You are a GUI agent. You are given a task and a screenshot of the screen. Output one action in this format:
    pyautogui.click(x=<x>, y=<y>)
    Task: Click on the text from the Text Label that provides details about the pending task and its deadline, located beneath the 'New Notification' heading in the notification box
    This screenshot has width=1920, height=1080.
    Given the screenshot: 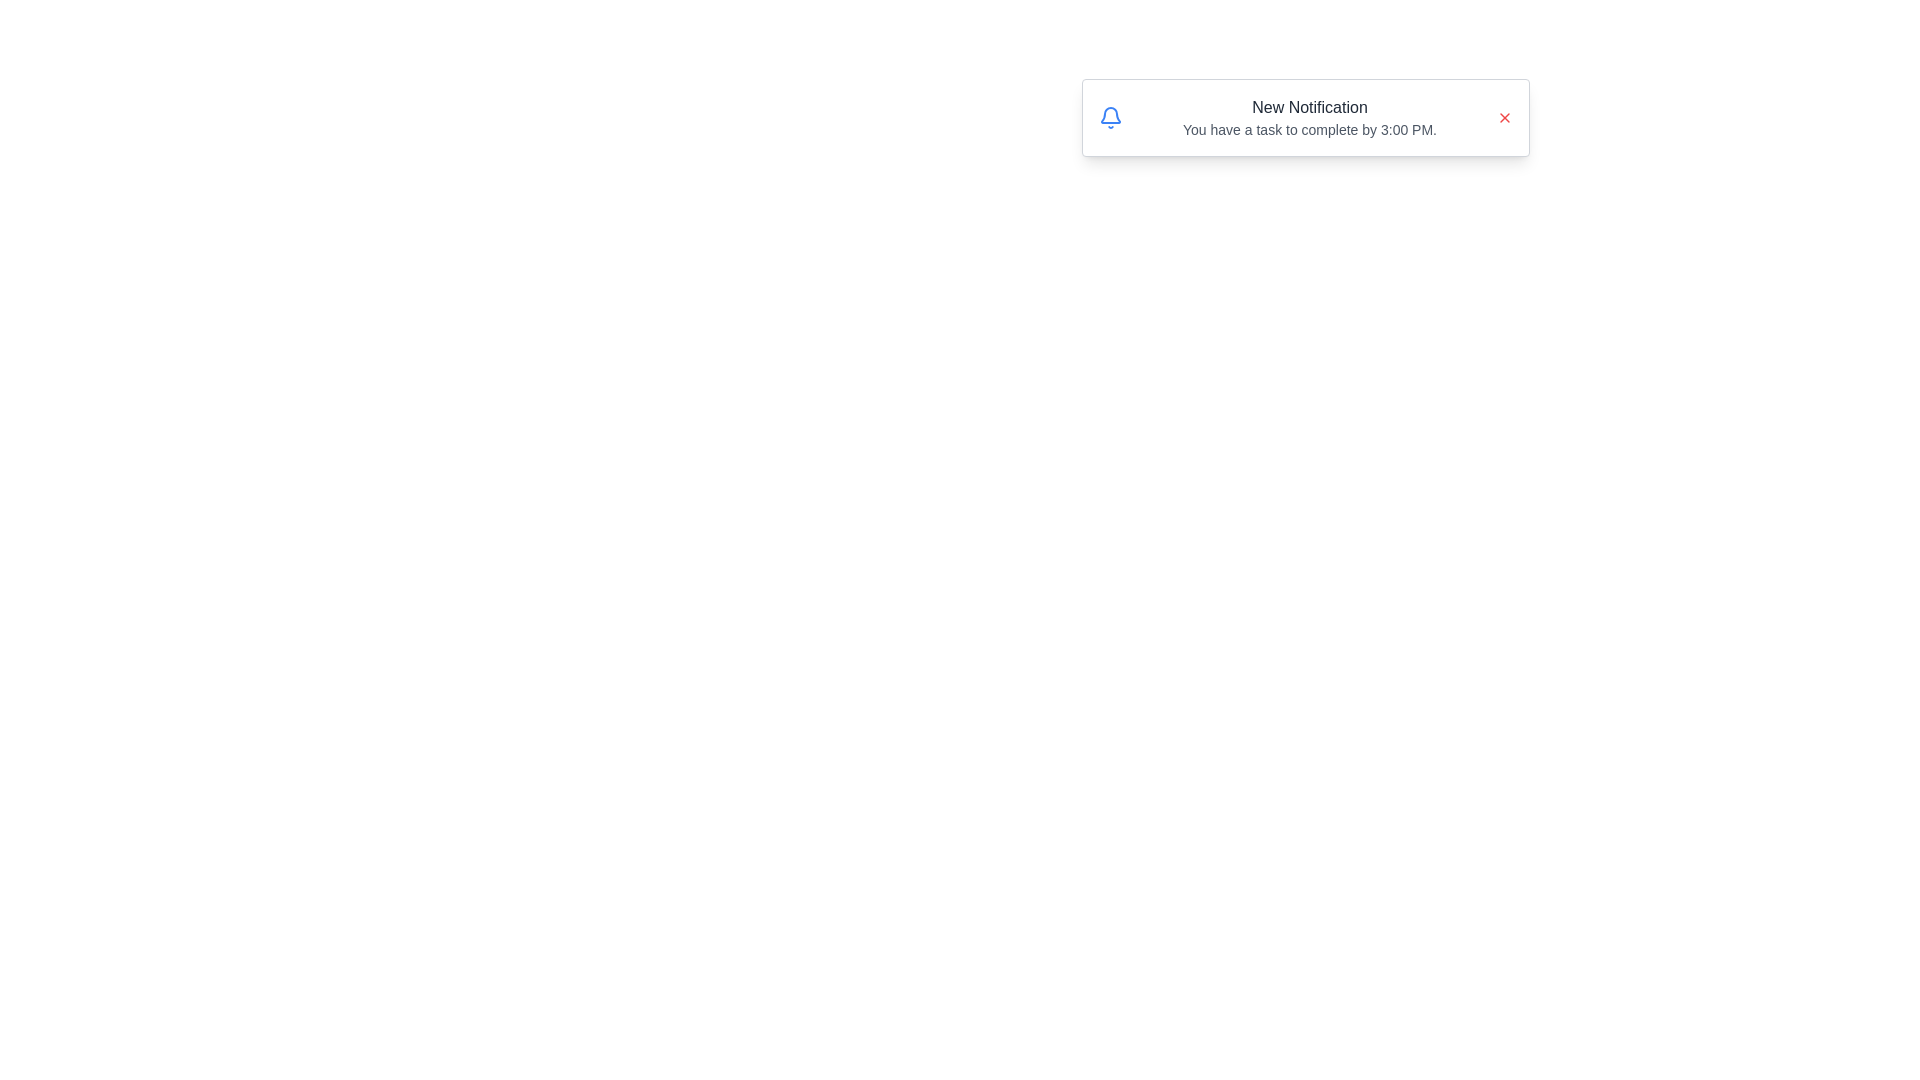 What is the action you would take?
    pyautogui.click(x=1310, y=130)
    